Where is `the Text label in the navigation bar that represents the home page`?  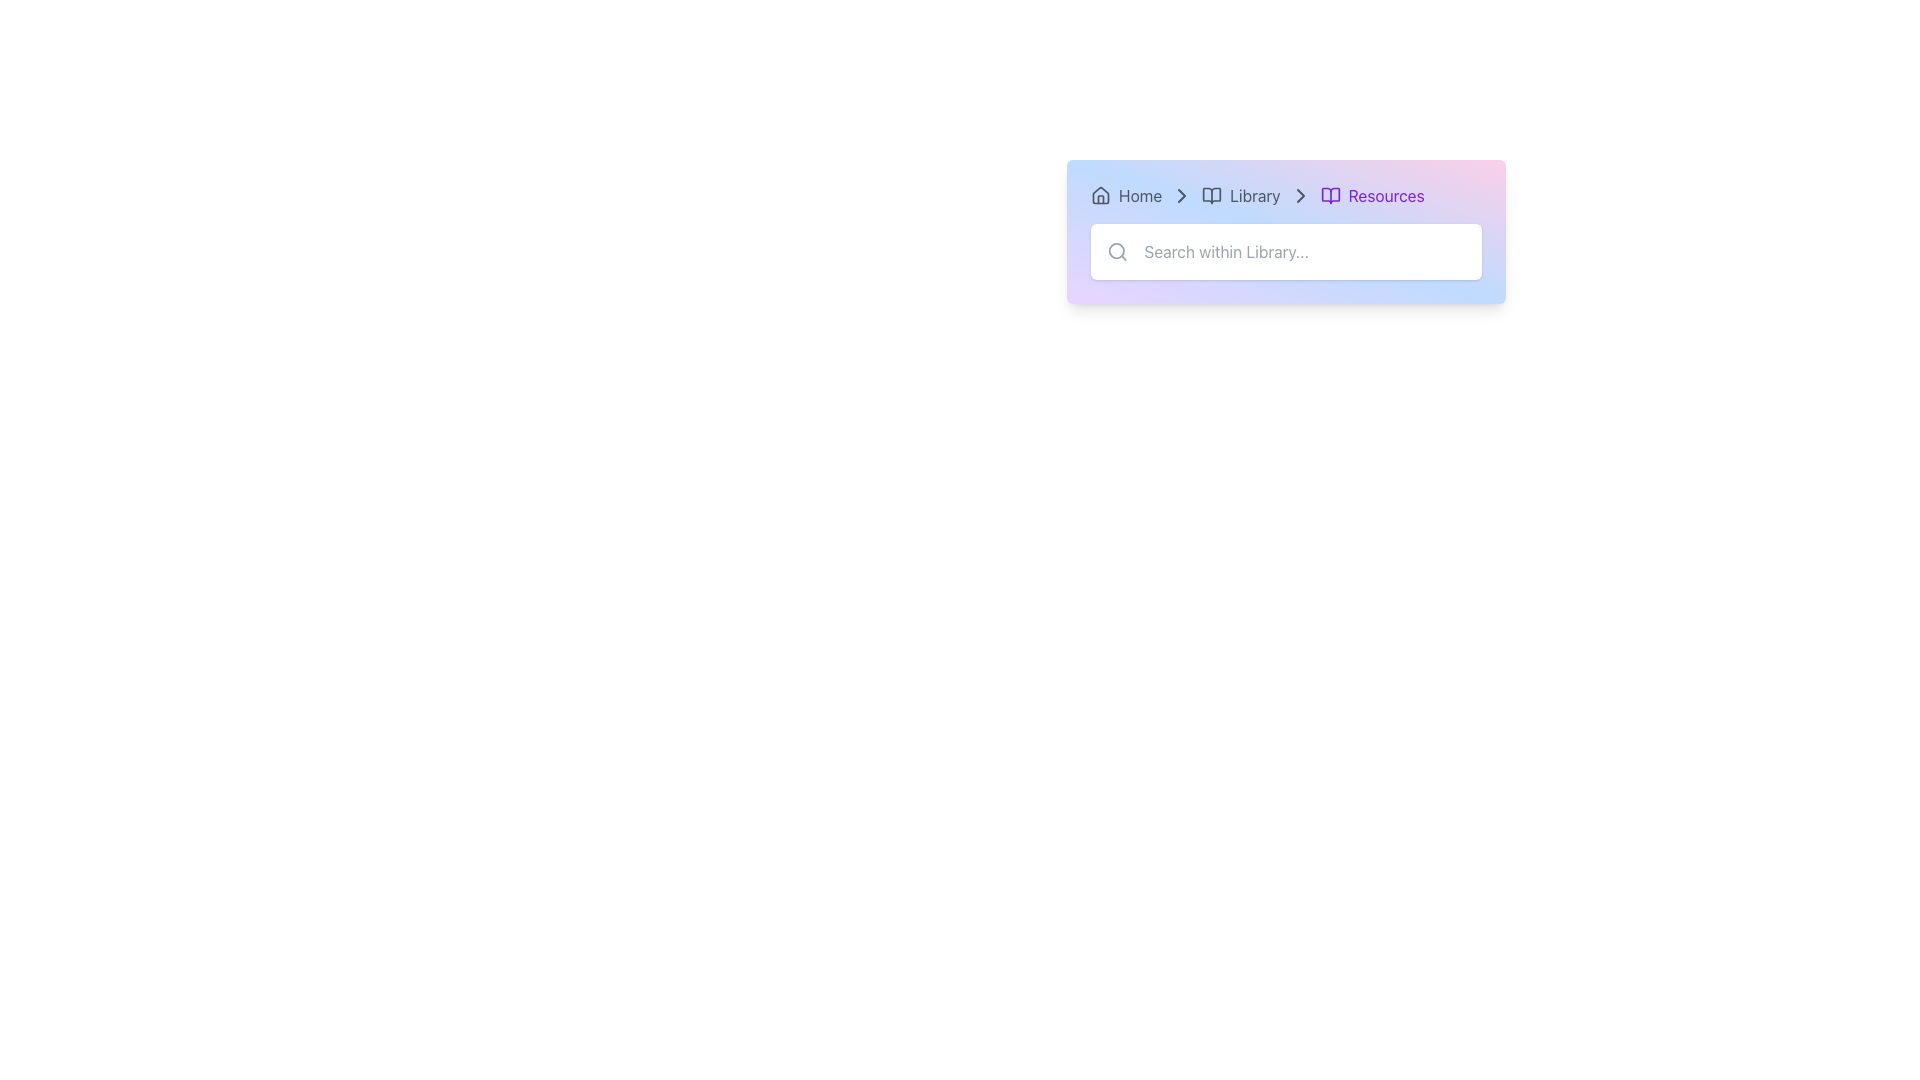
the Text label in the navigation bar that represents the home page is located at coordinates (1140, 196).